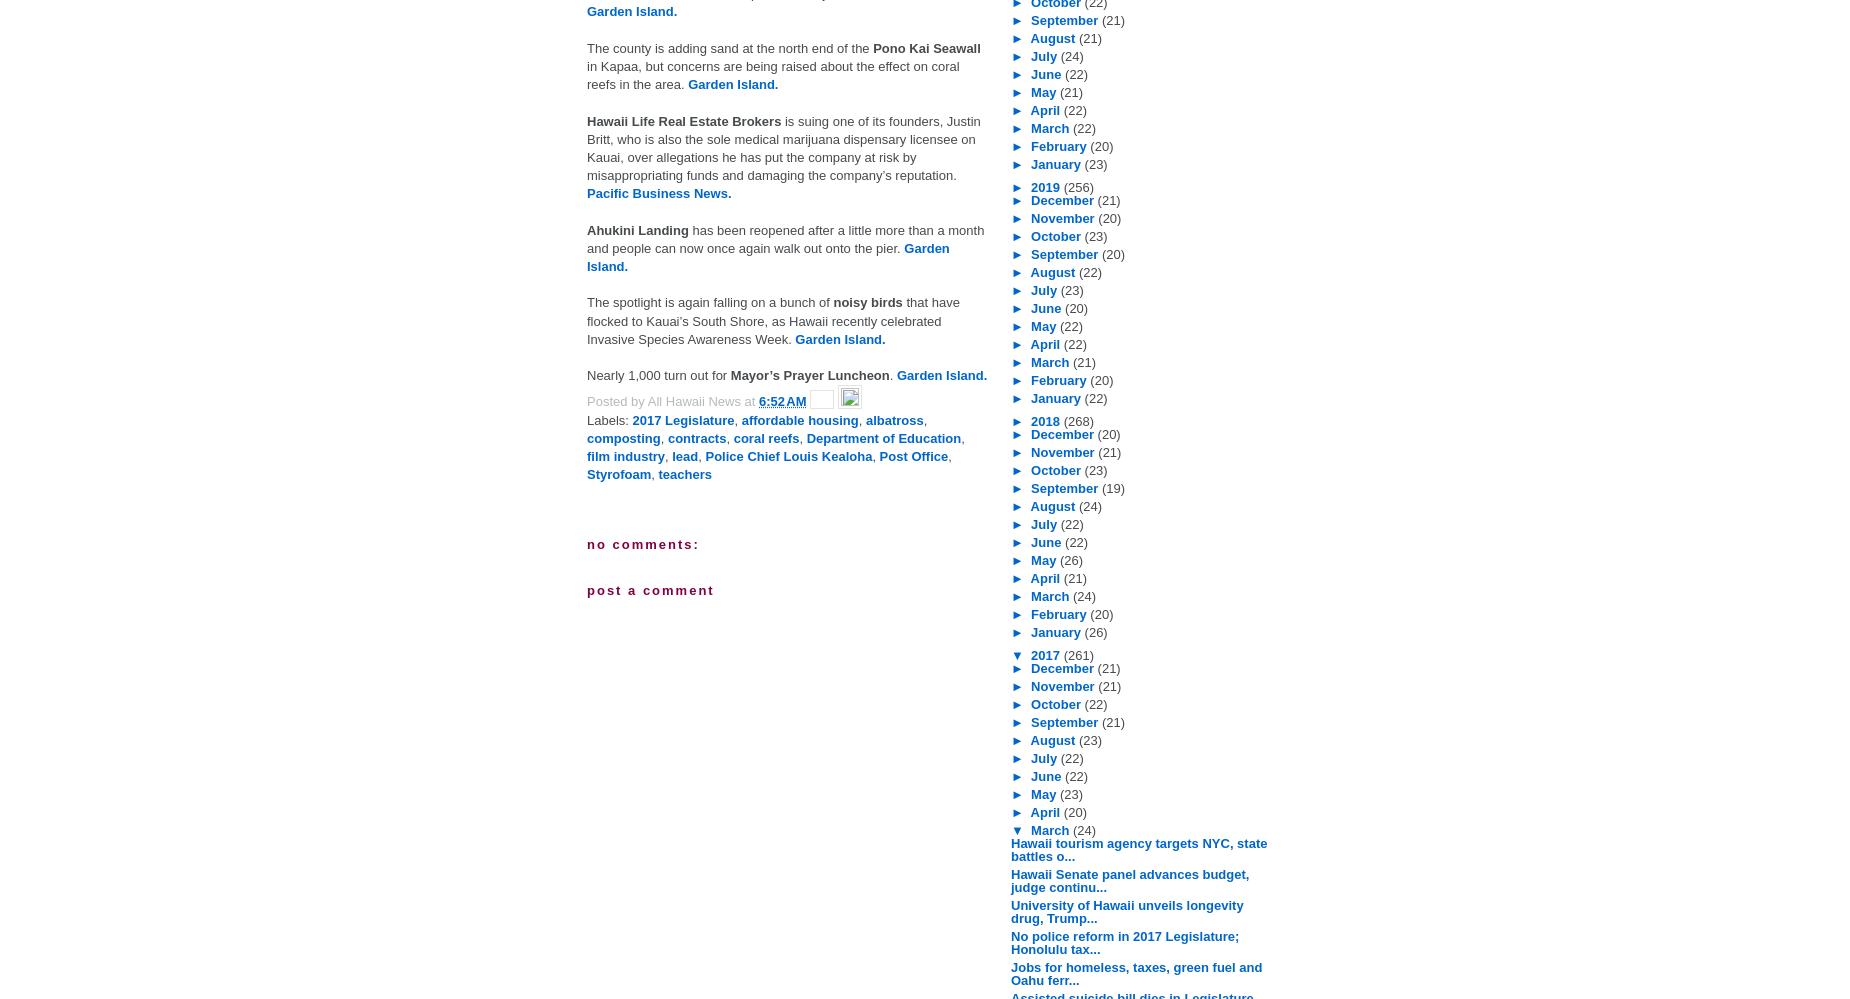 Image resolution: width=1850 pixels, height=999 pixels. What do you see at coordinates (893, 418) in the screenshot?
I see `'albatross'` at bounding box center [893, 418].